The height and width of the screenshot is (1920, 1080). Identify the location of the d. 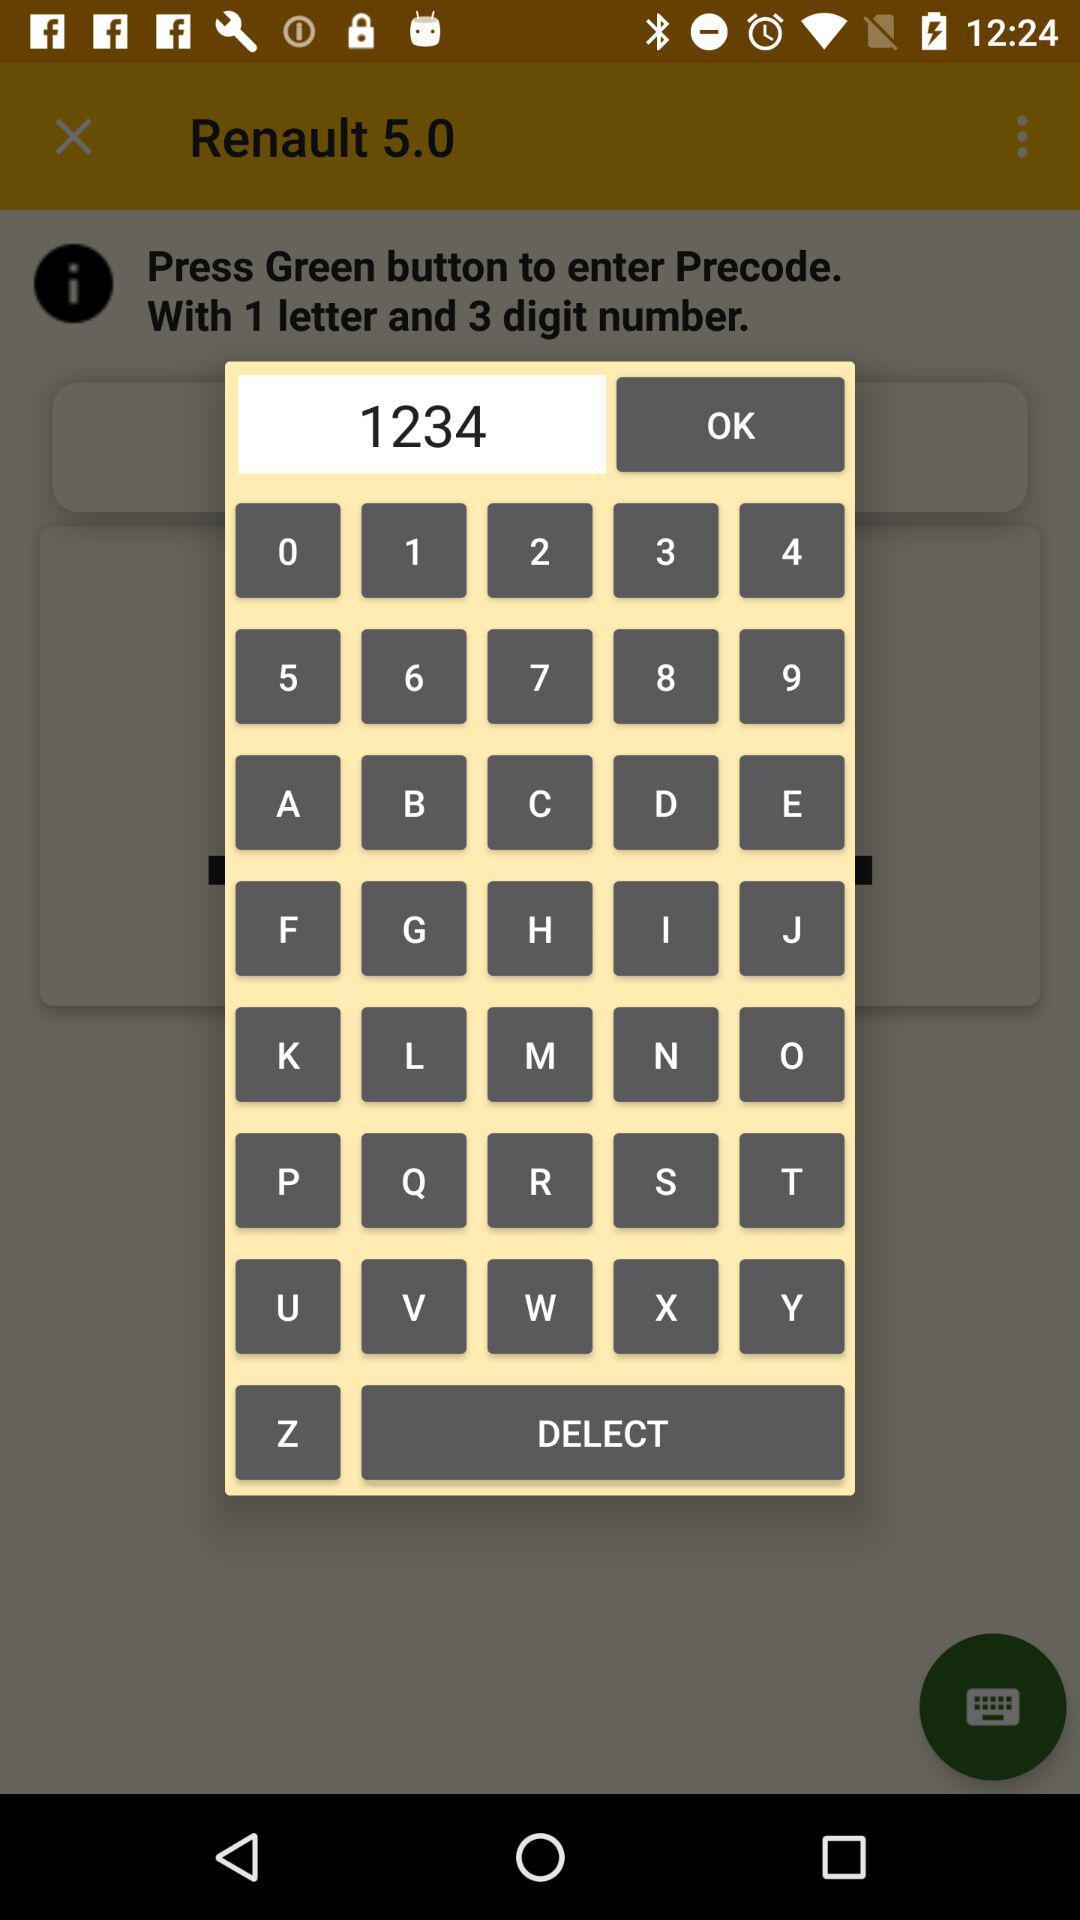
(666, 802).